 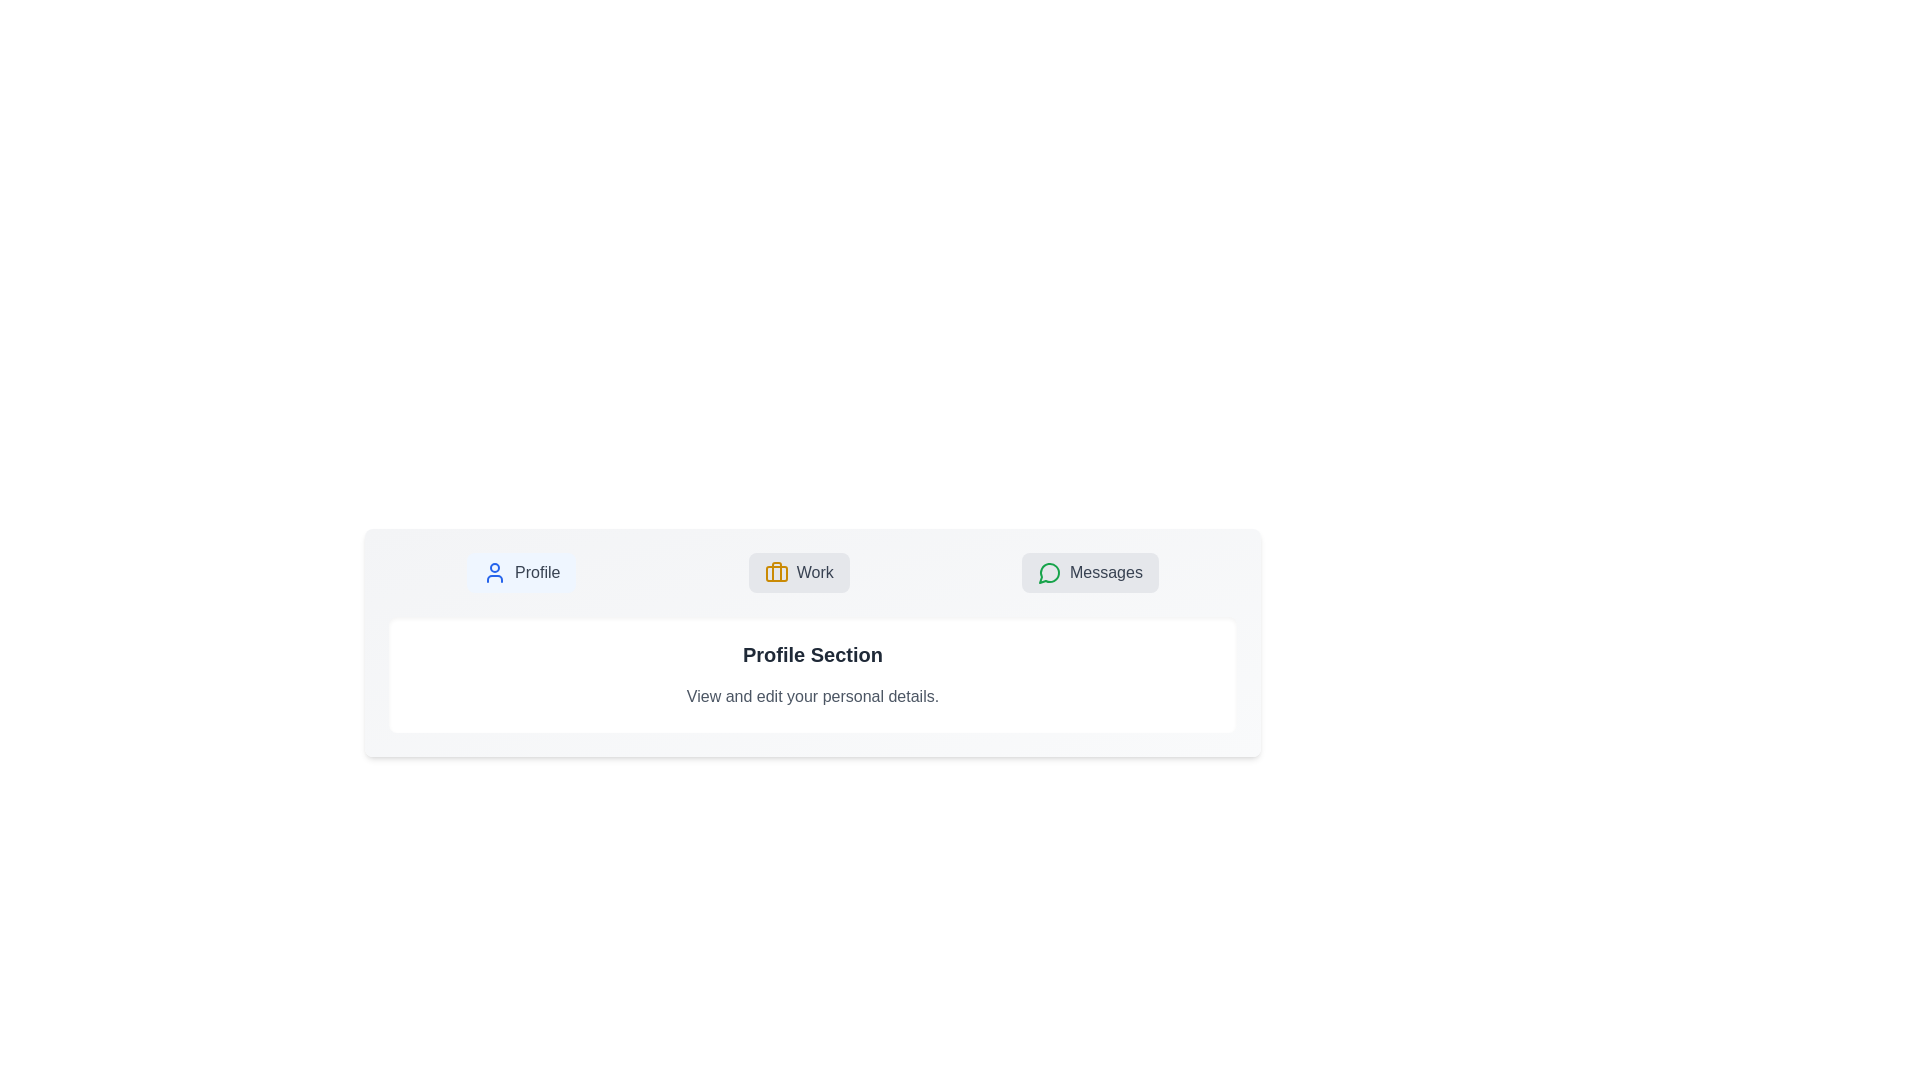 What do you see at coordinates (1089, 573) in the screenshot?
I see `the Messages tab to switch to its content` at bounding box center [1089, 573].